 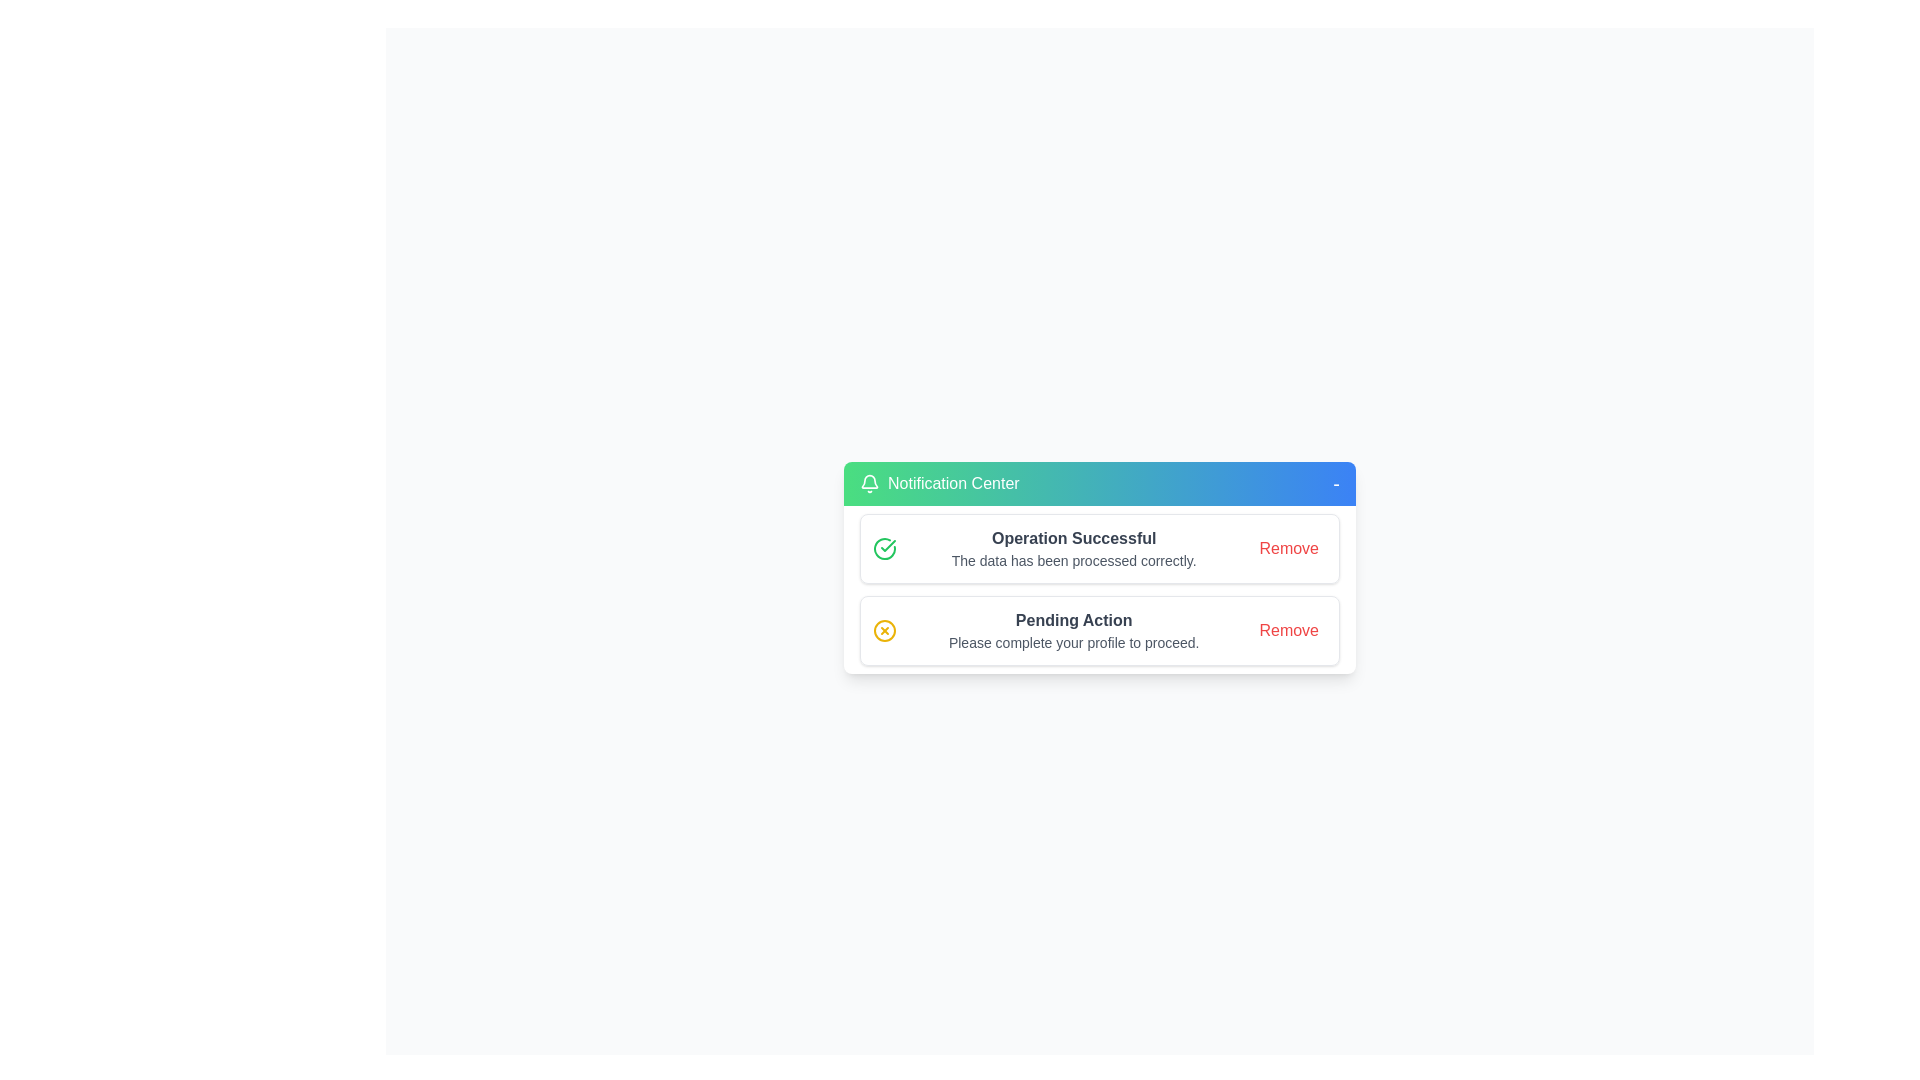 I want to click on text displayed in the text label that says 'Please complete your profile to proceed.', located directly below the title 'Pending Action' in the second notification card, so click(x=1073, y=643).